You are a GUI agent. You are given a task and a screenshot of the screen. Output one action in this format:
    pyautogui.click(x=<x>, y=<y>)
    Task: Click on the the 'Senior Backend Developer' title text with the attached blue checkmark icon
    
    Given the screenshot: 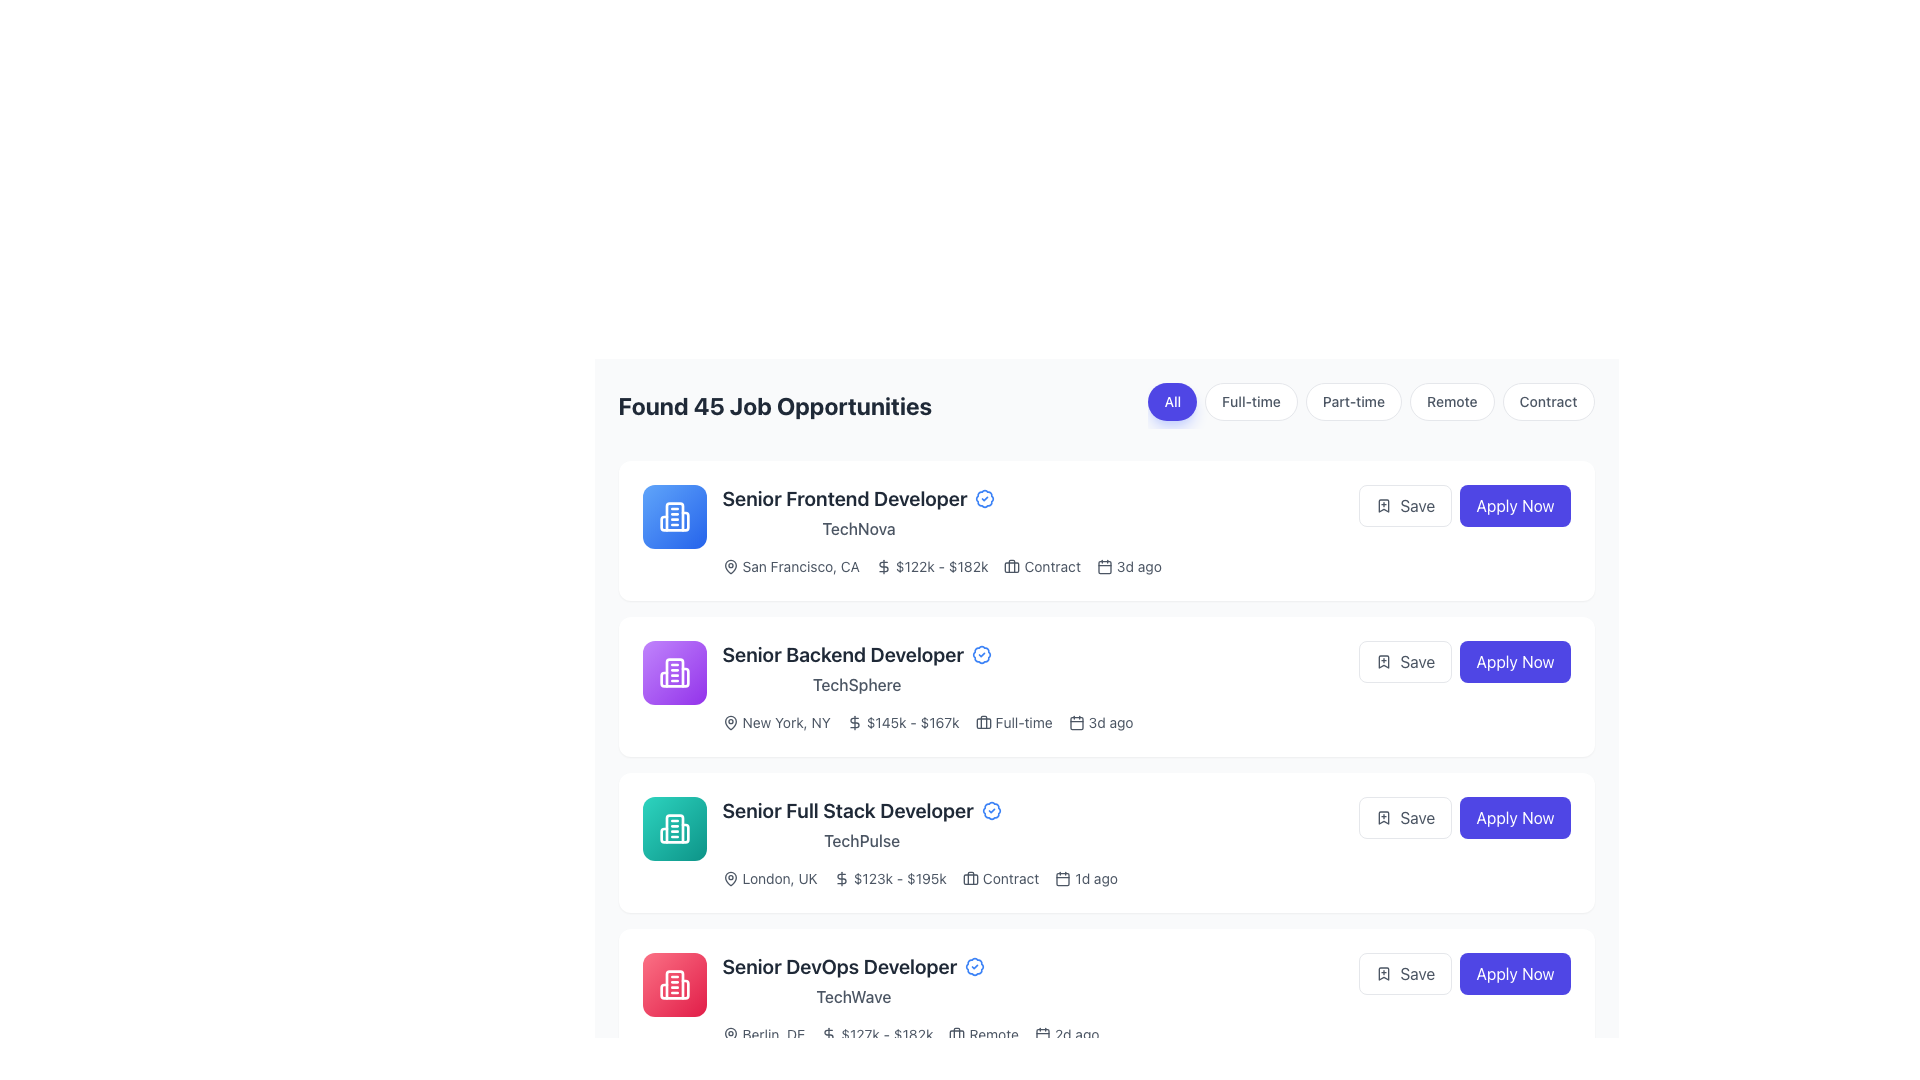 What is the action you would take?
    pyautogui.click(x=857, y=655)
    